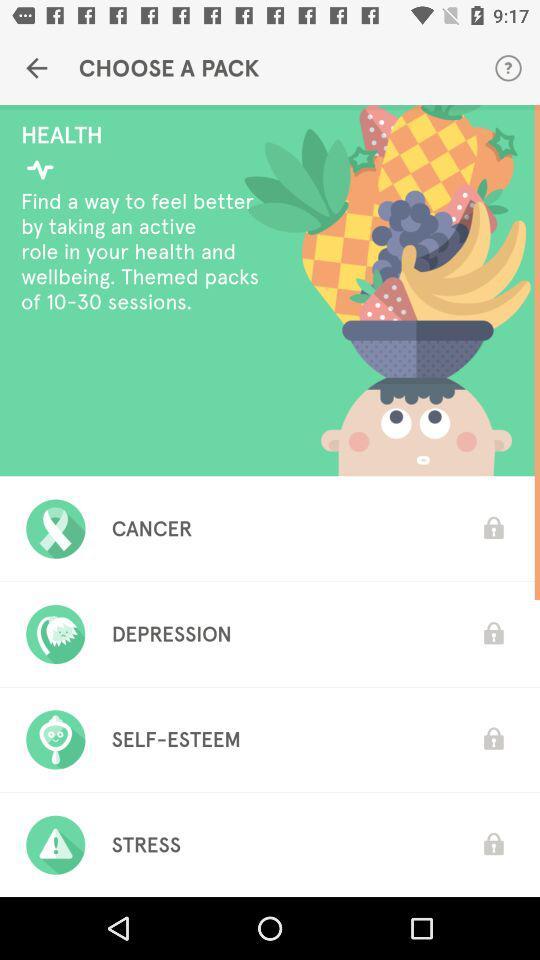 Image resolution: width=540 pixels, height=960 pixels. What do you see at coordinates (144, 250) in the screenshot?
I see `the find a way` at bounding box center [144, 250].